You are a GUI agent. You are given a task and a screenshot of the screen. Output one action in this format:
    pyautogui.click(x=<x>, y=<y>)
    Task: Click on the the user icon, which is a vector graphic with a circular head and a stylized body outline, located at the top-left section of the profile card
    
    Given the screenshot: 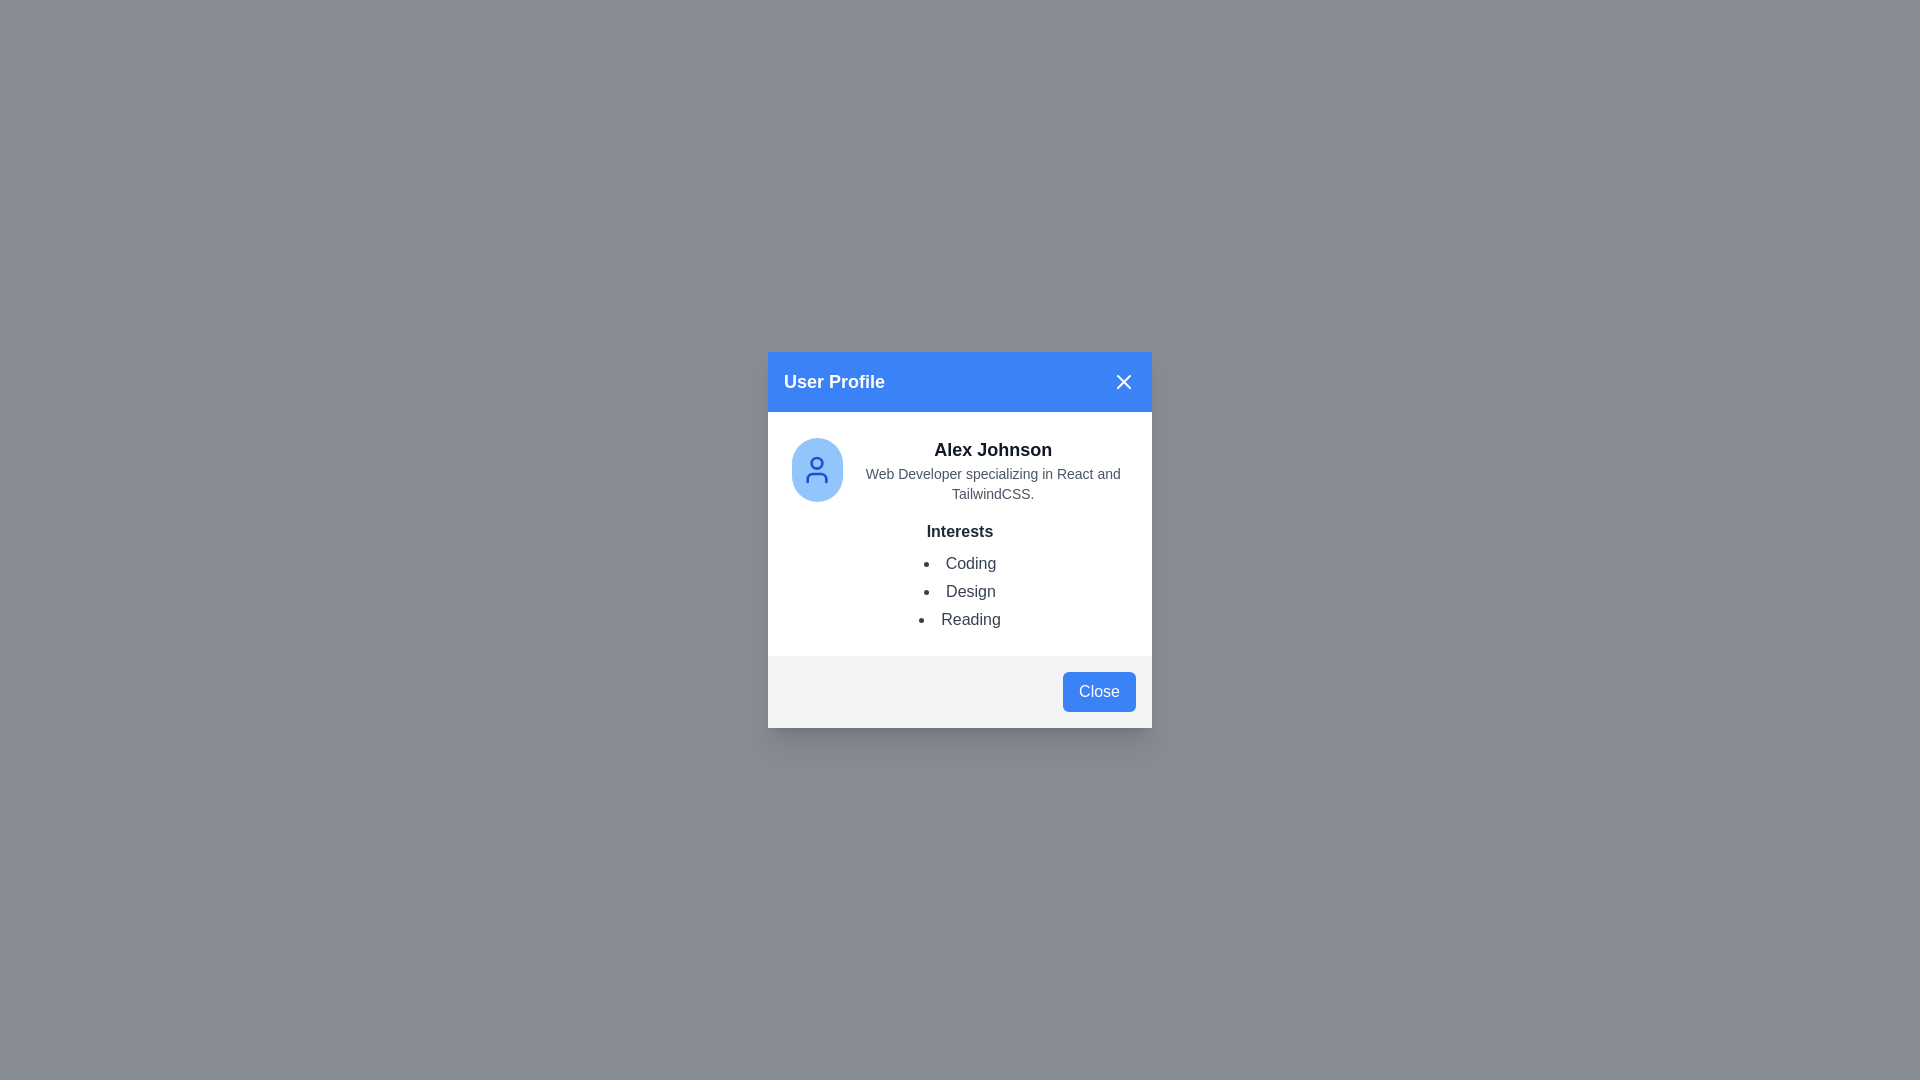 What is the action you would take?
    pyautogui.click(x=817, y=470)
    